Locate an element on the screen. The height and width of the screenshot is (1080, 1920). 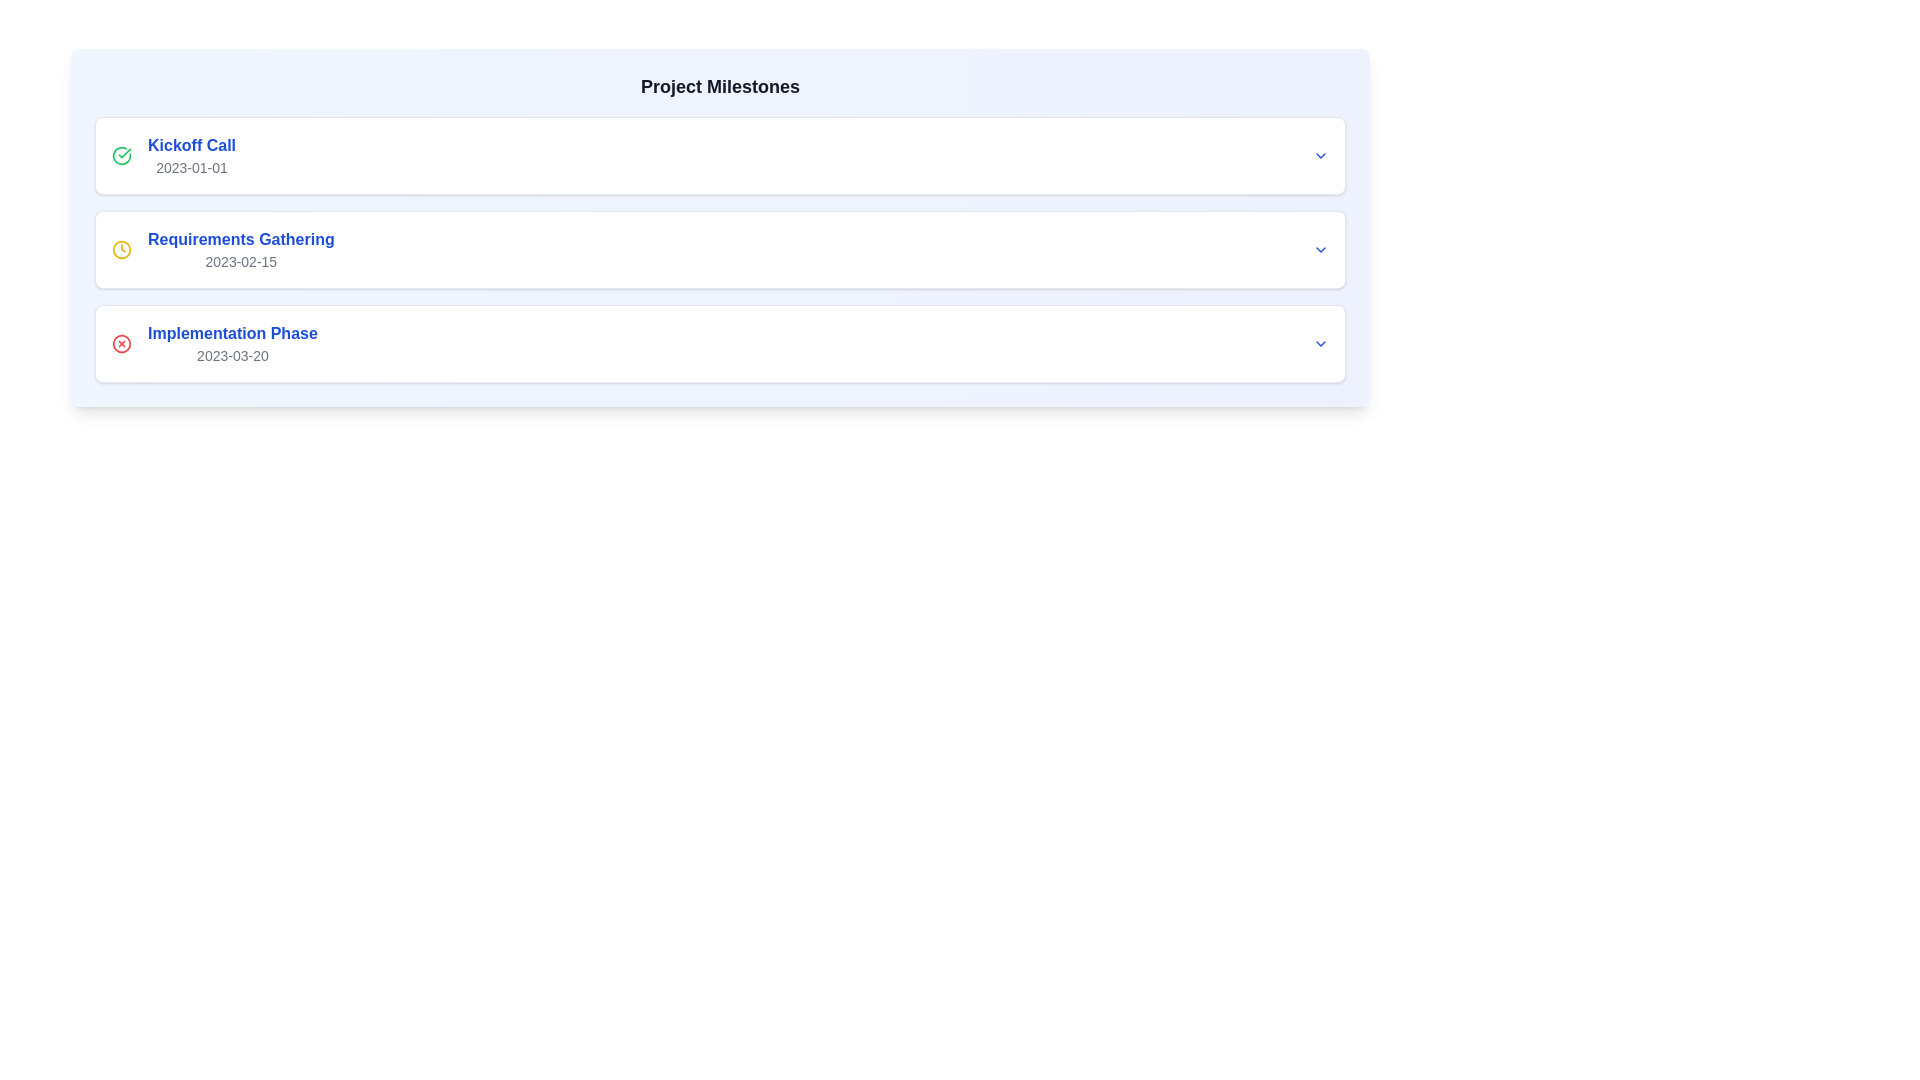
the third milestone item in the 'Project Milestones' section, which displays its title and associated date, positioned between 'Requirements Gathering' and subsequent milestones is located at coordinates (232, 342).